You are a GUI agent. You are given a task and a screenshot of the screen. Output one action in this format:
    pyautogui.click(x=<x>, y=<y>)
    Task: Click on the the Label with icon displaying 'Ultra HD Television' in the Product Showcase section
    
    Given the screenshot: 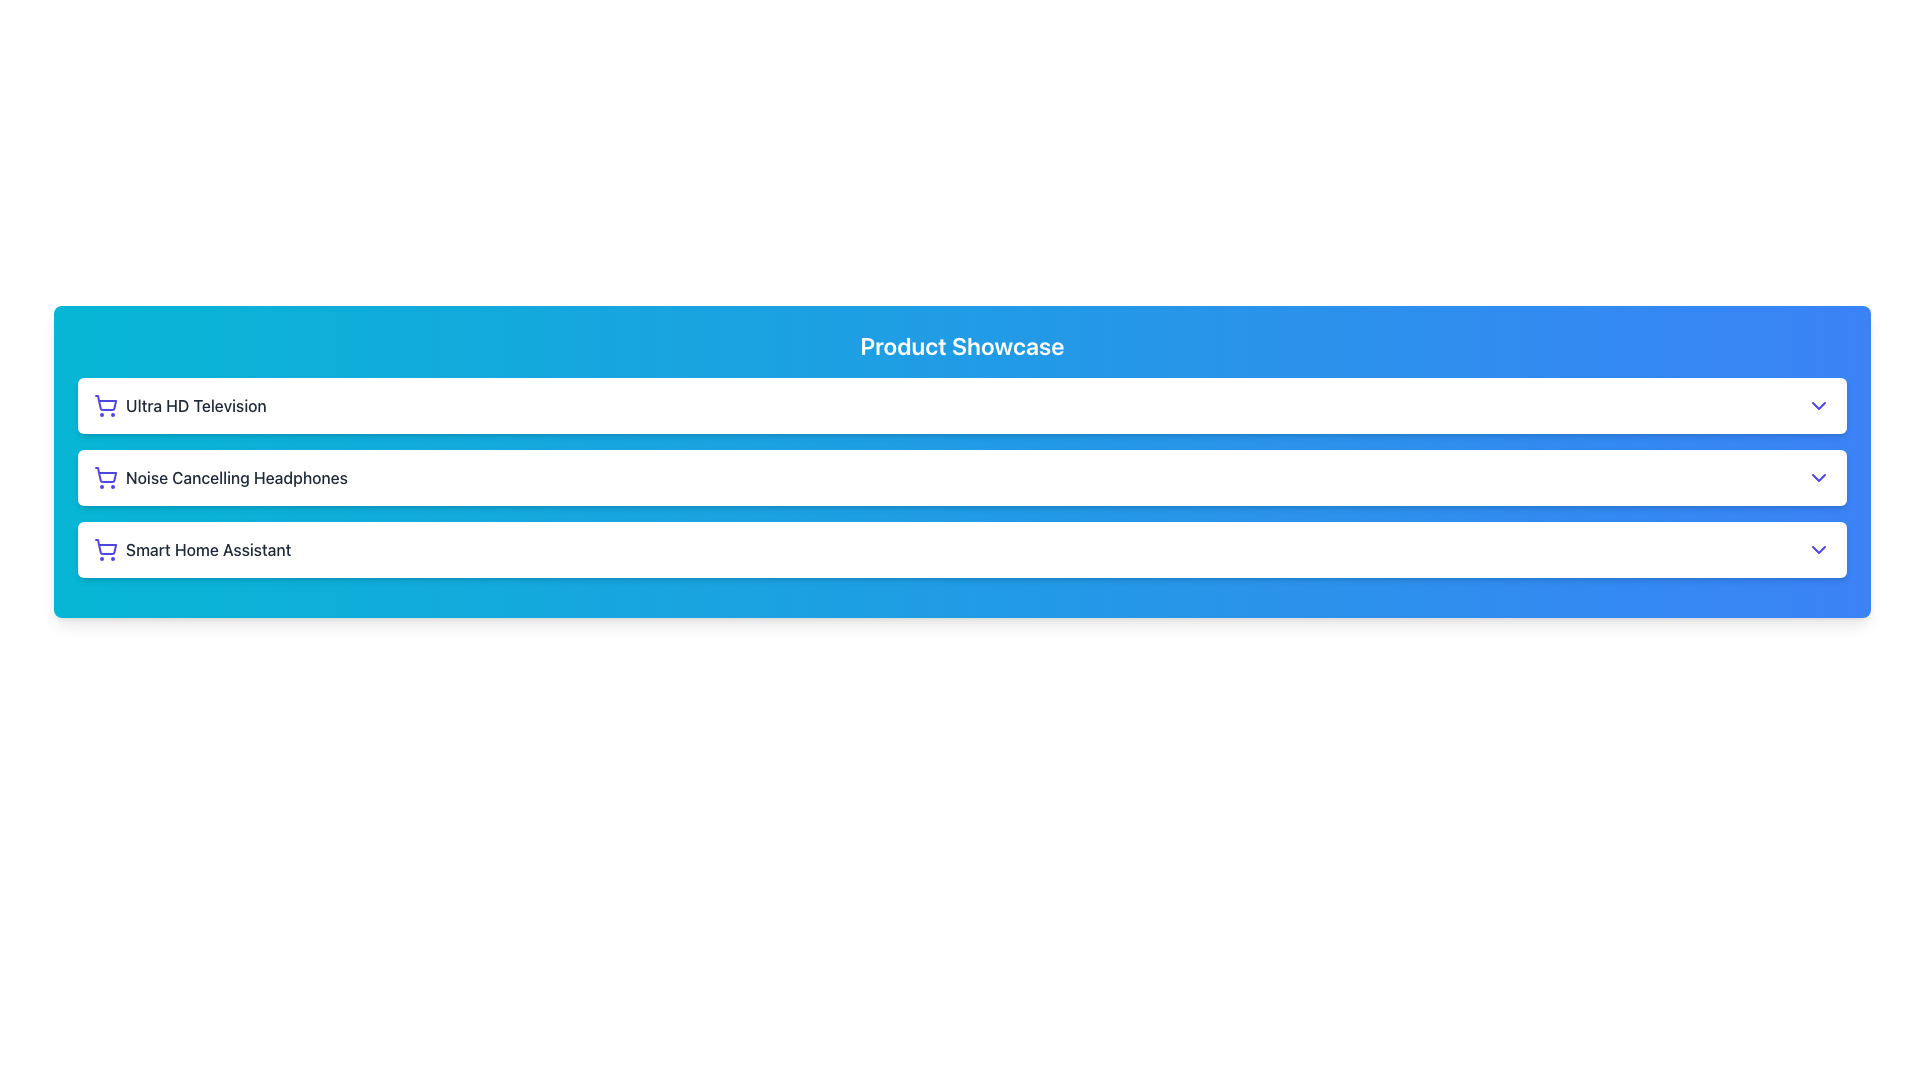 What is the action you would take?
    pyautogui.click(x=180, y=405)
    